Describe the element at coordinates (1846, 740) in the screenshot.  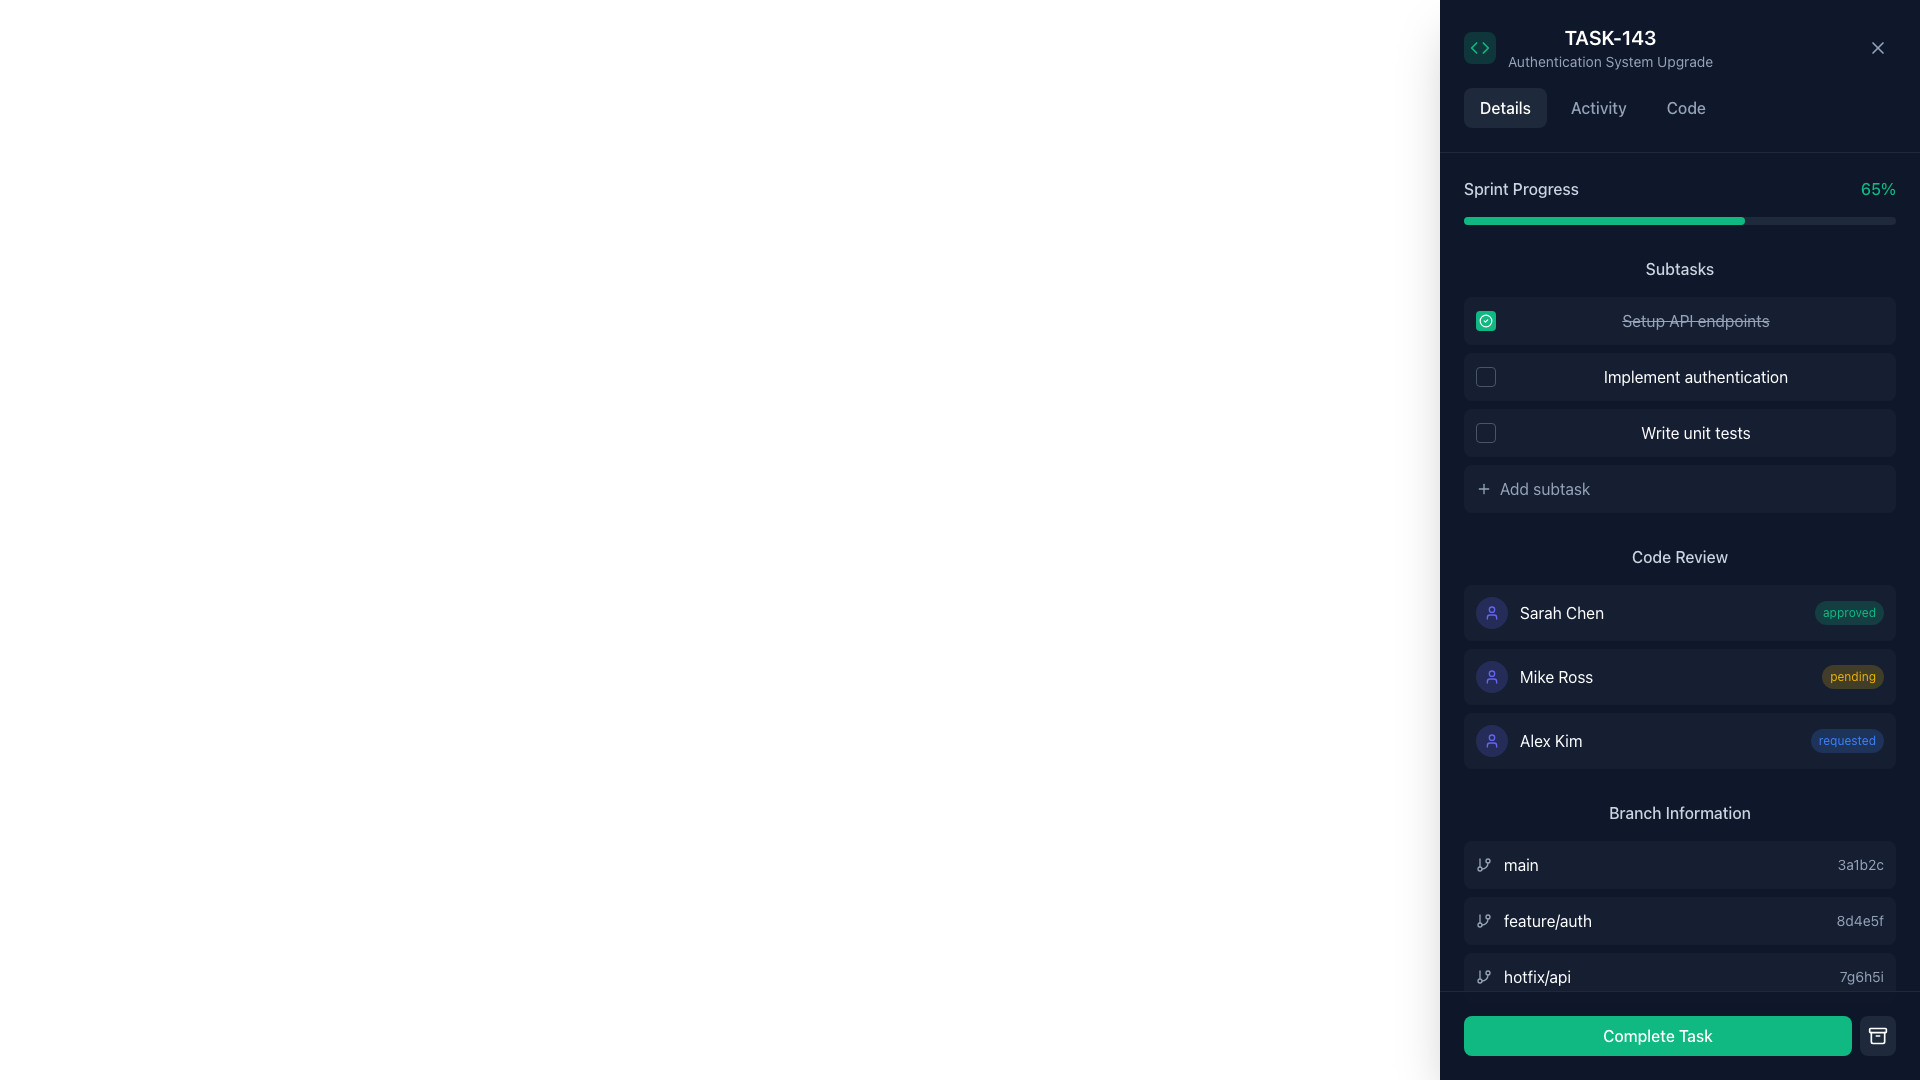
I see `status displayed on the 'requested' tag adjacent to 'Alex Kim'` at that location.